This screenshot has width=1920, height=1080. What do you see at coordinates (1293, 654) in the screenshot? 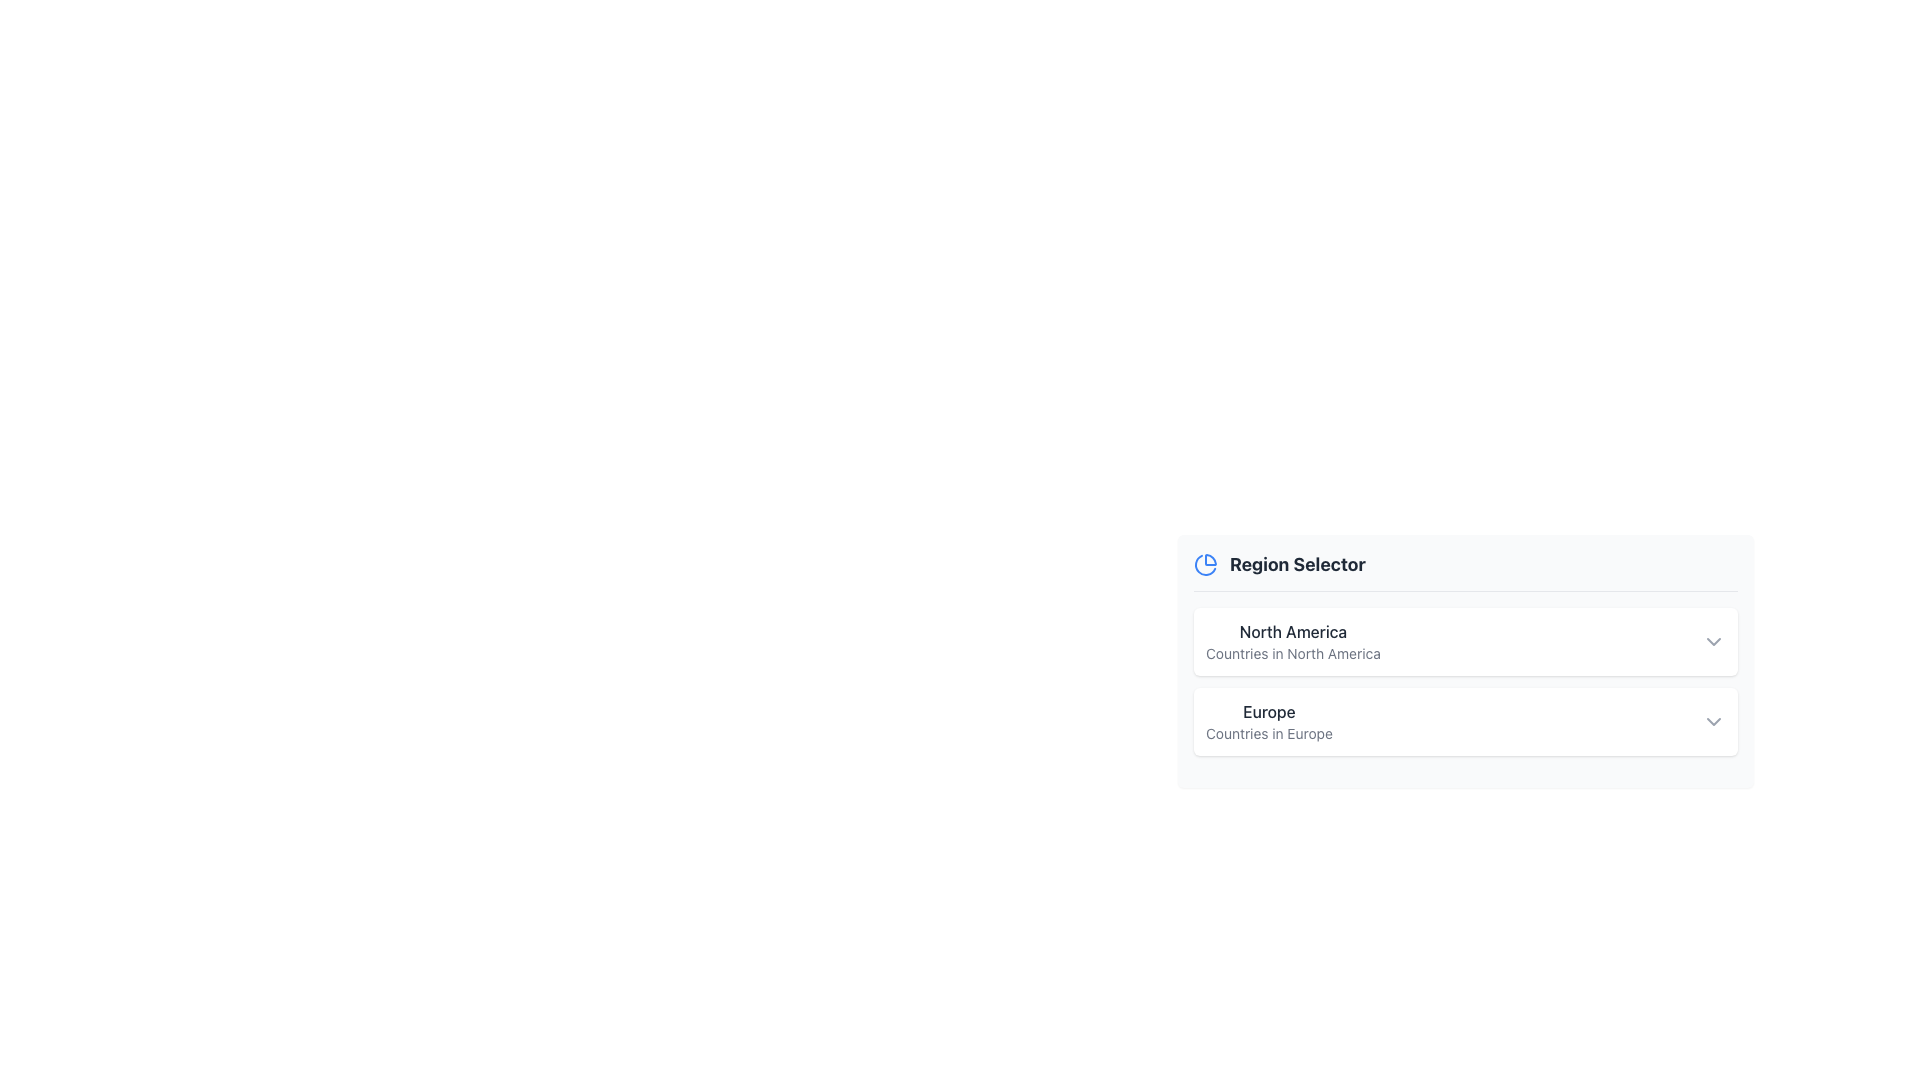
I see `the text label providing supplementary information for 'North America' in the 'Region Selector' section` at bounding box center [1293, 654].